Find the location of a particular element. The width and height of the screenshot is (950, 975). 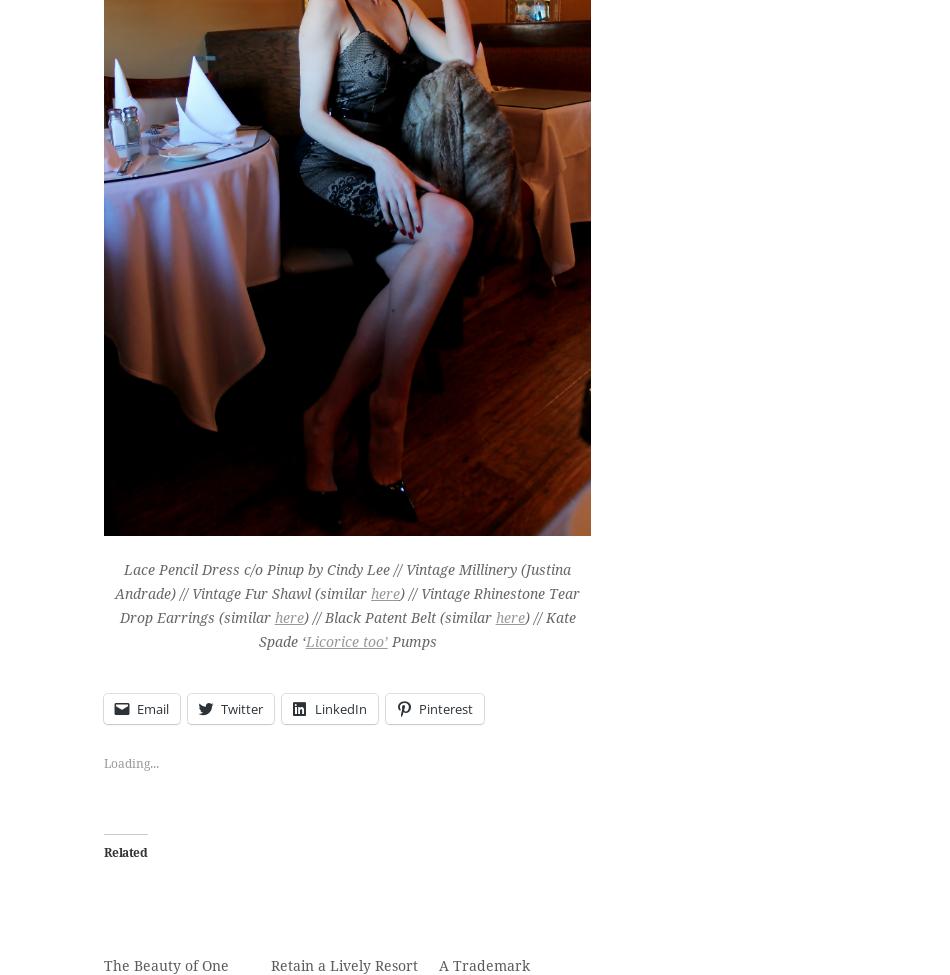

') // Black Patent Belt (similar' is located at coordinates (398, 616).